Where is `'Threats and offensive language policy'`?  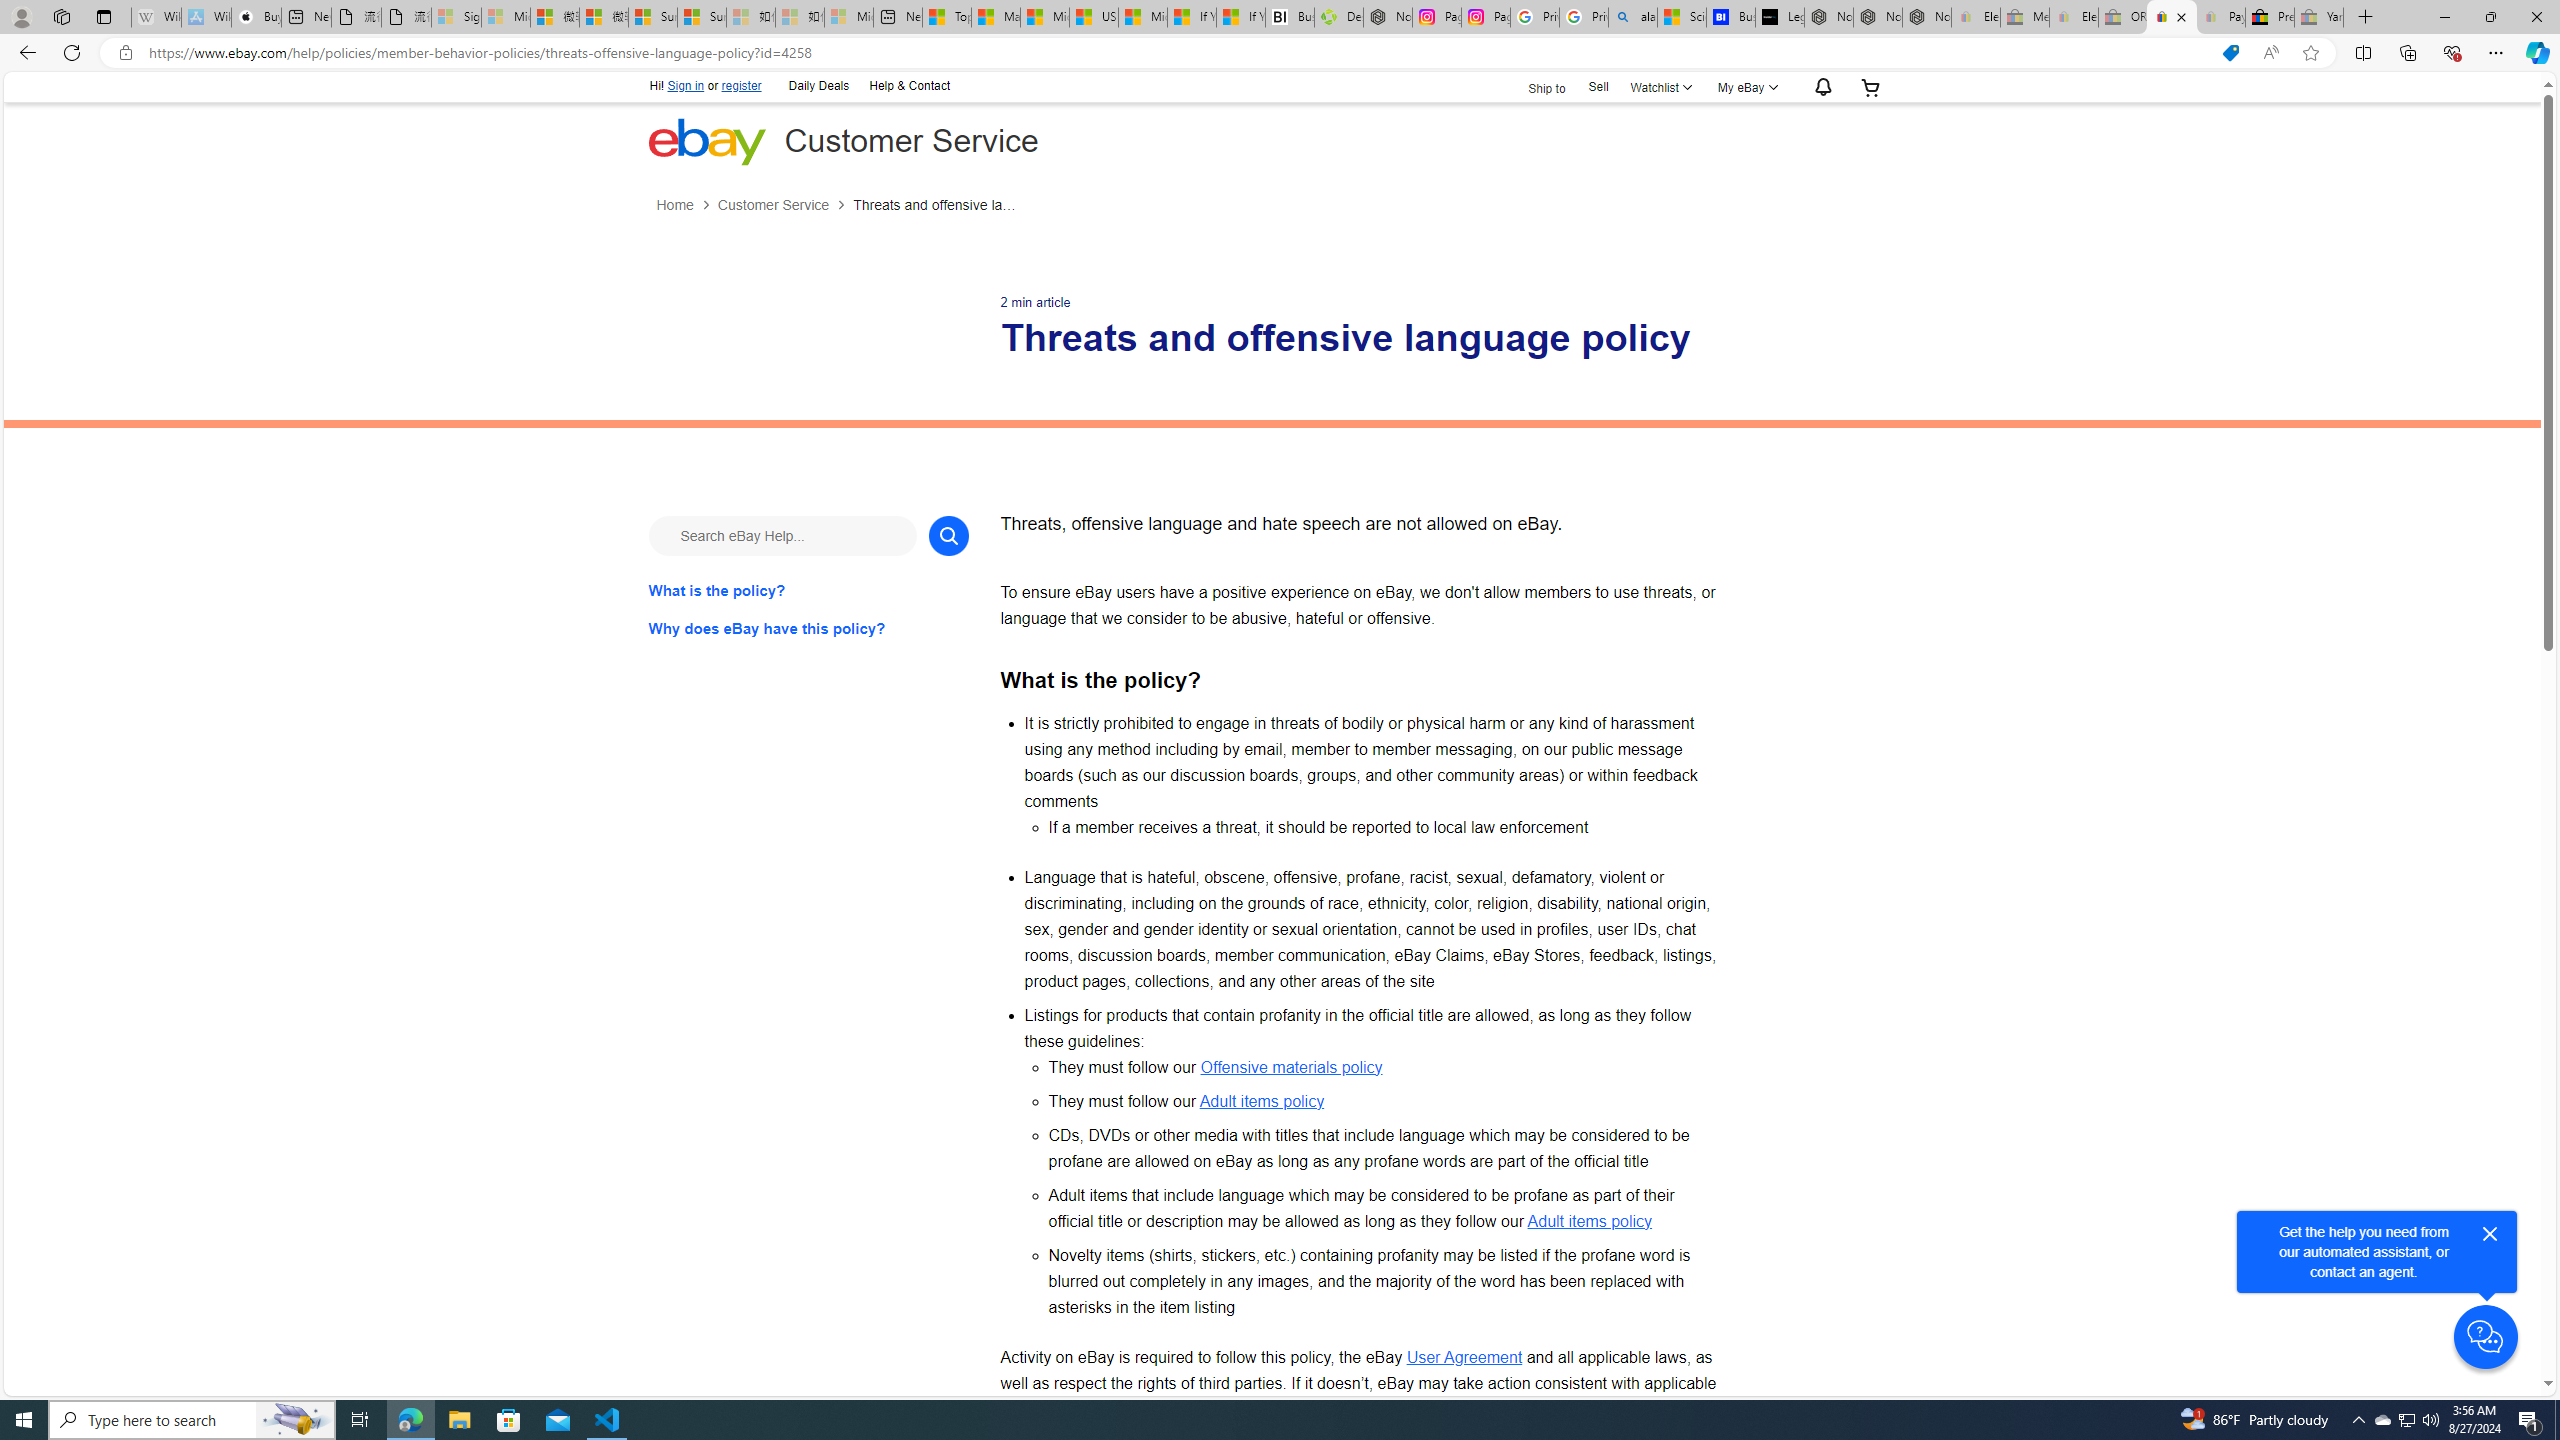 'Threats and offensive language policy' is located at coordinates (935, 204).